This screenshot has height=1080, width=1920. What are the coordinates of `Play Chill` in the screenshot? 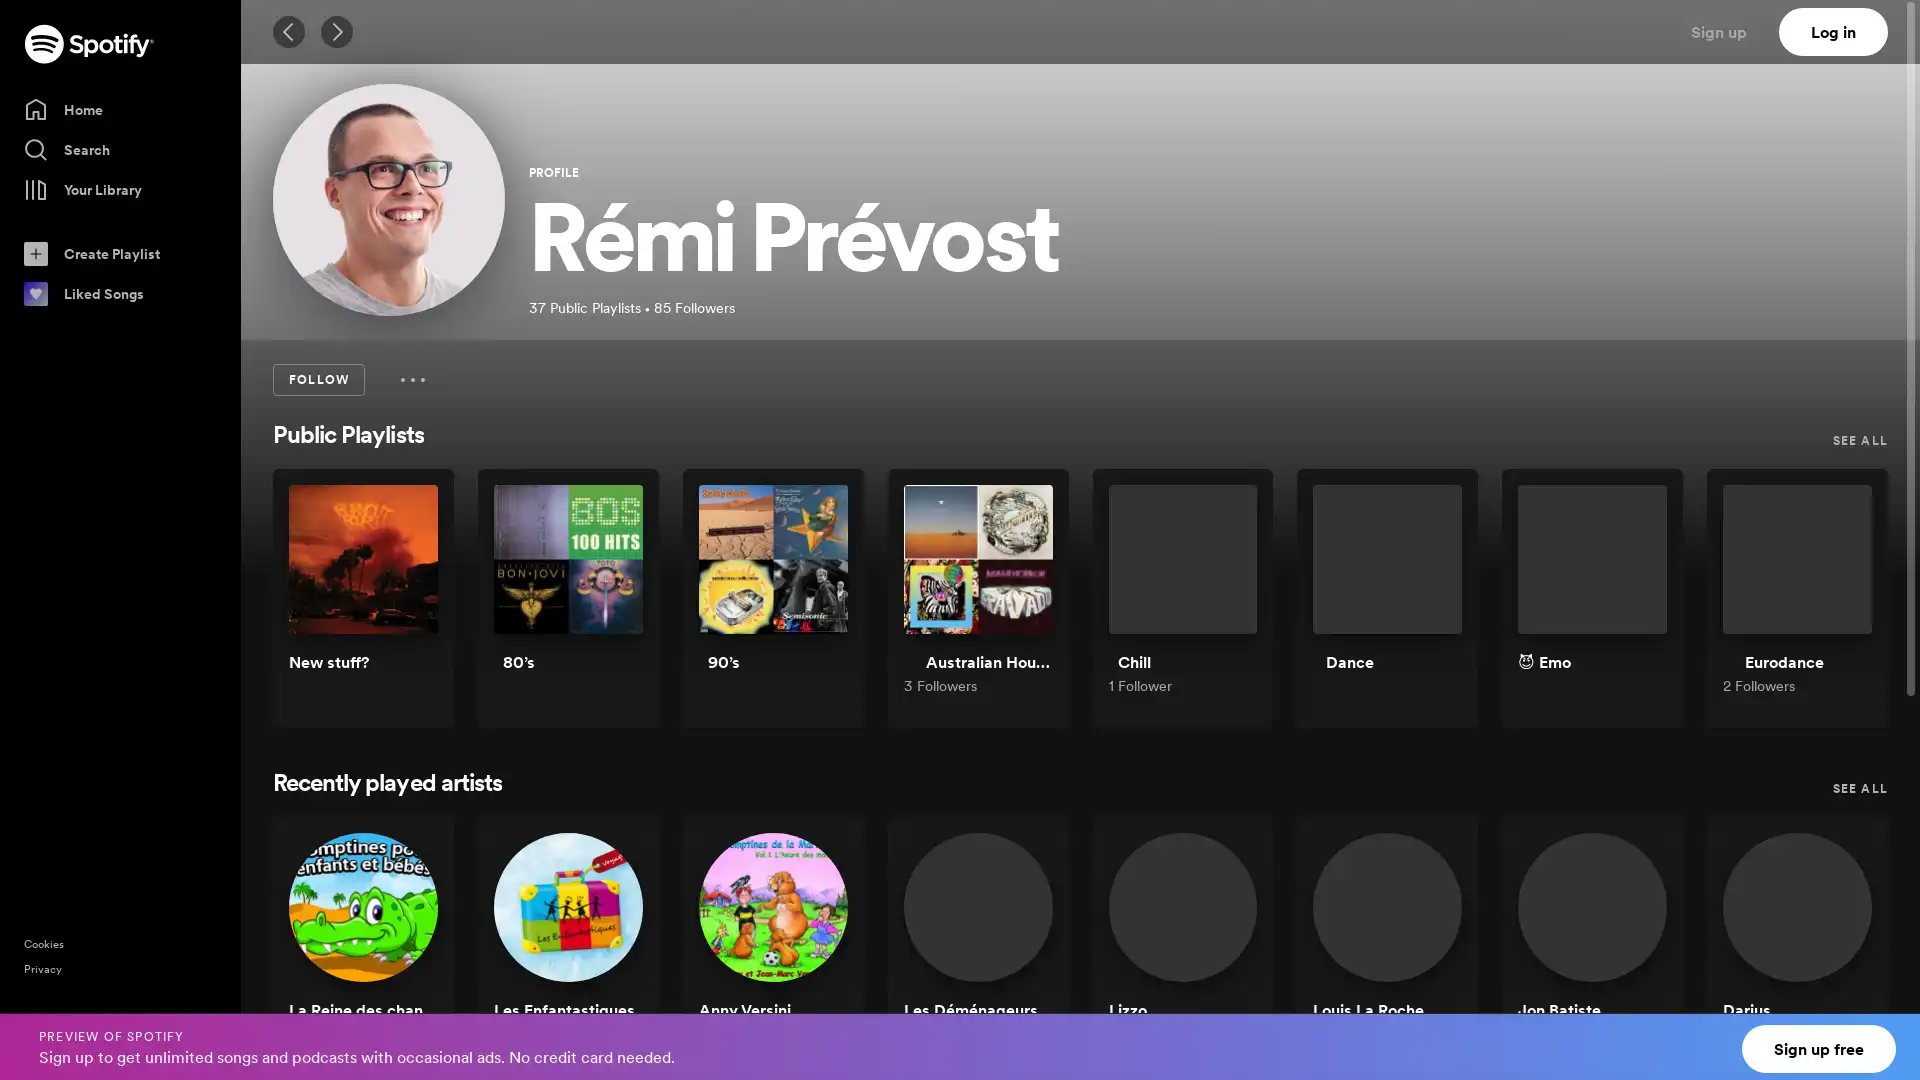 It's located at (1223, 608).